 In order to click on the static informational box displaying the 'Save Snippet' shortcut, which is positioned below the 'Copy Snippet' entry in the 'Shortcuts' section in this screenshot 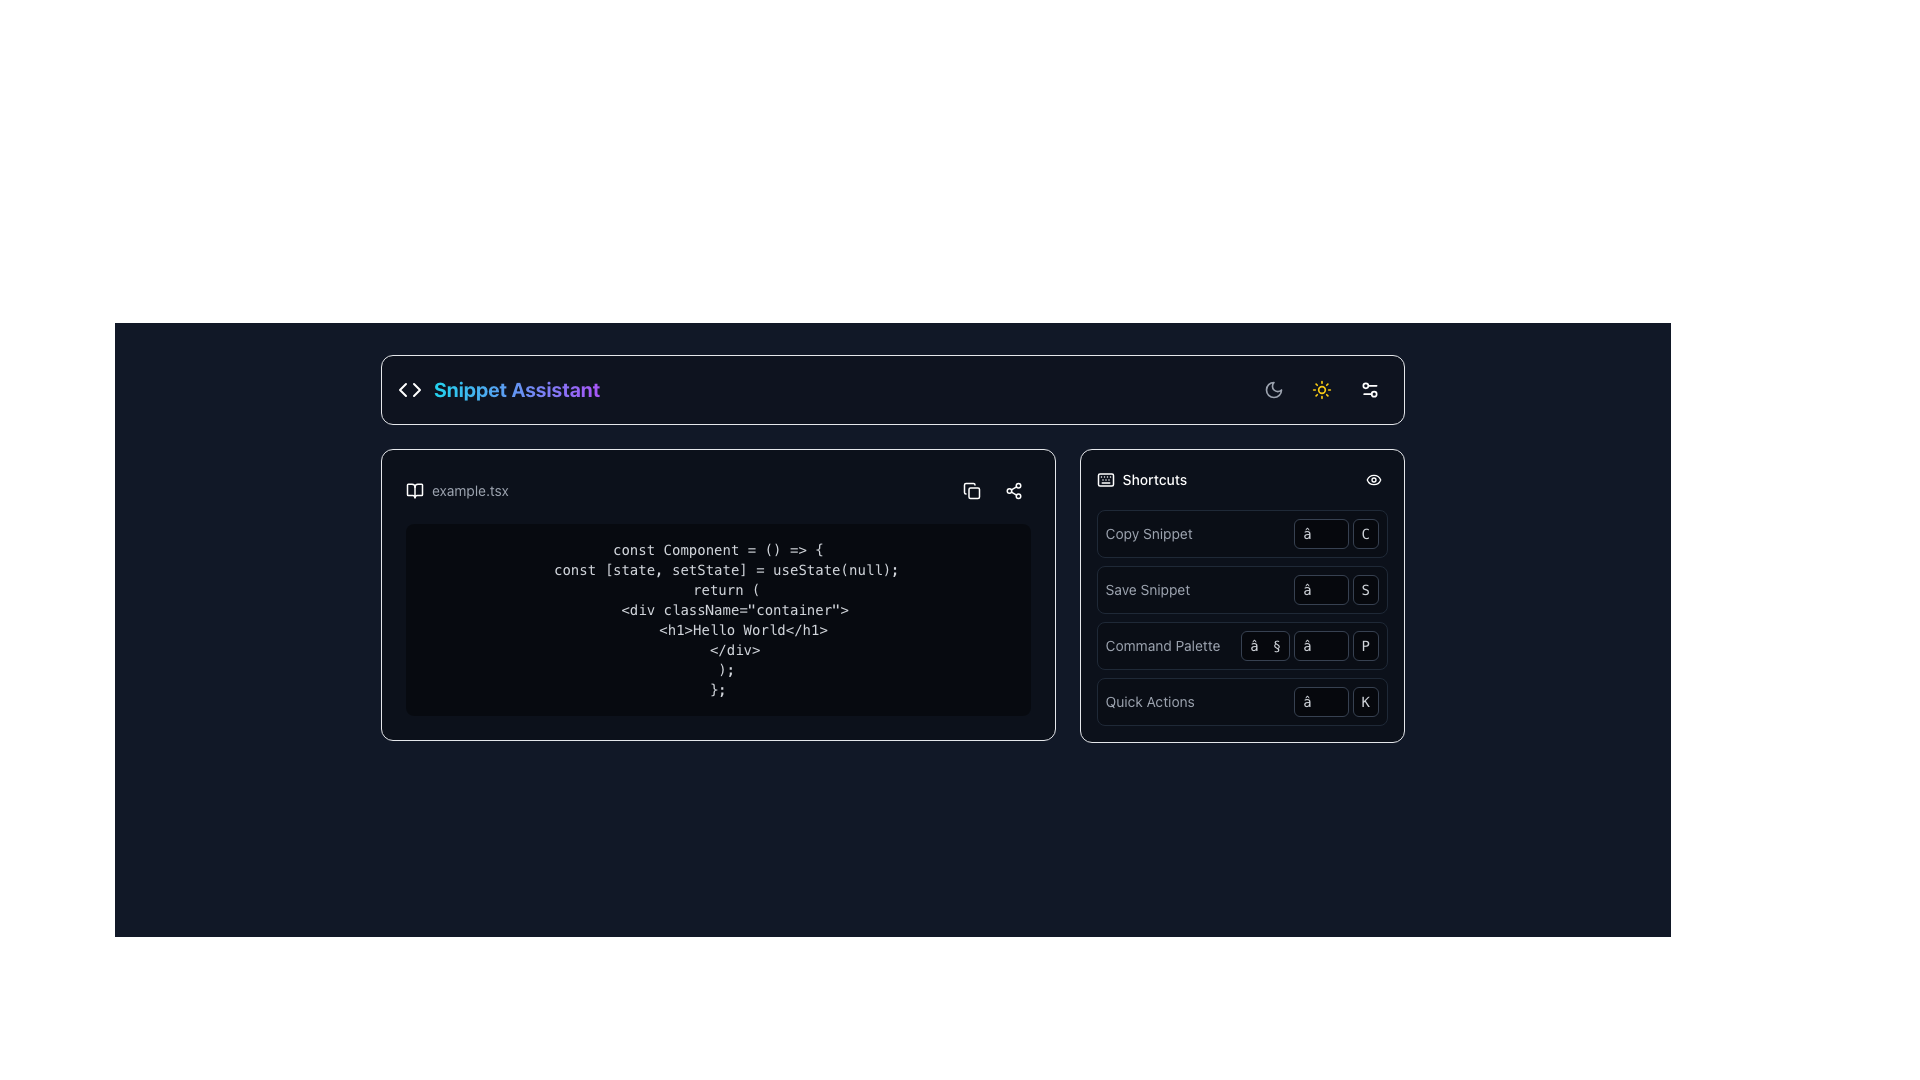, I will do `click(1241, 595)`.